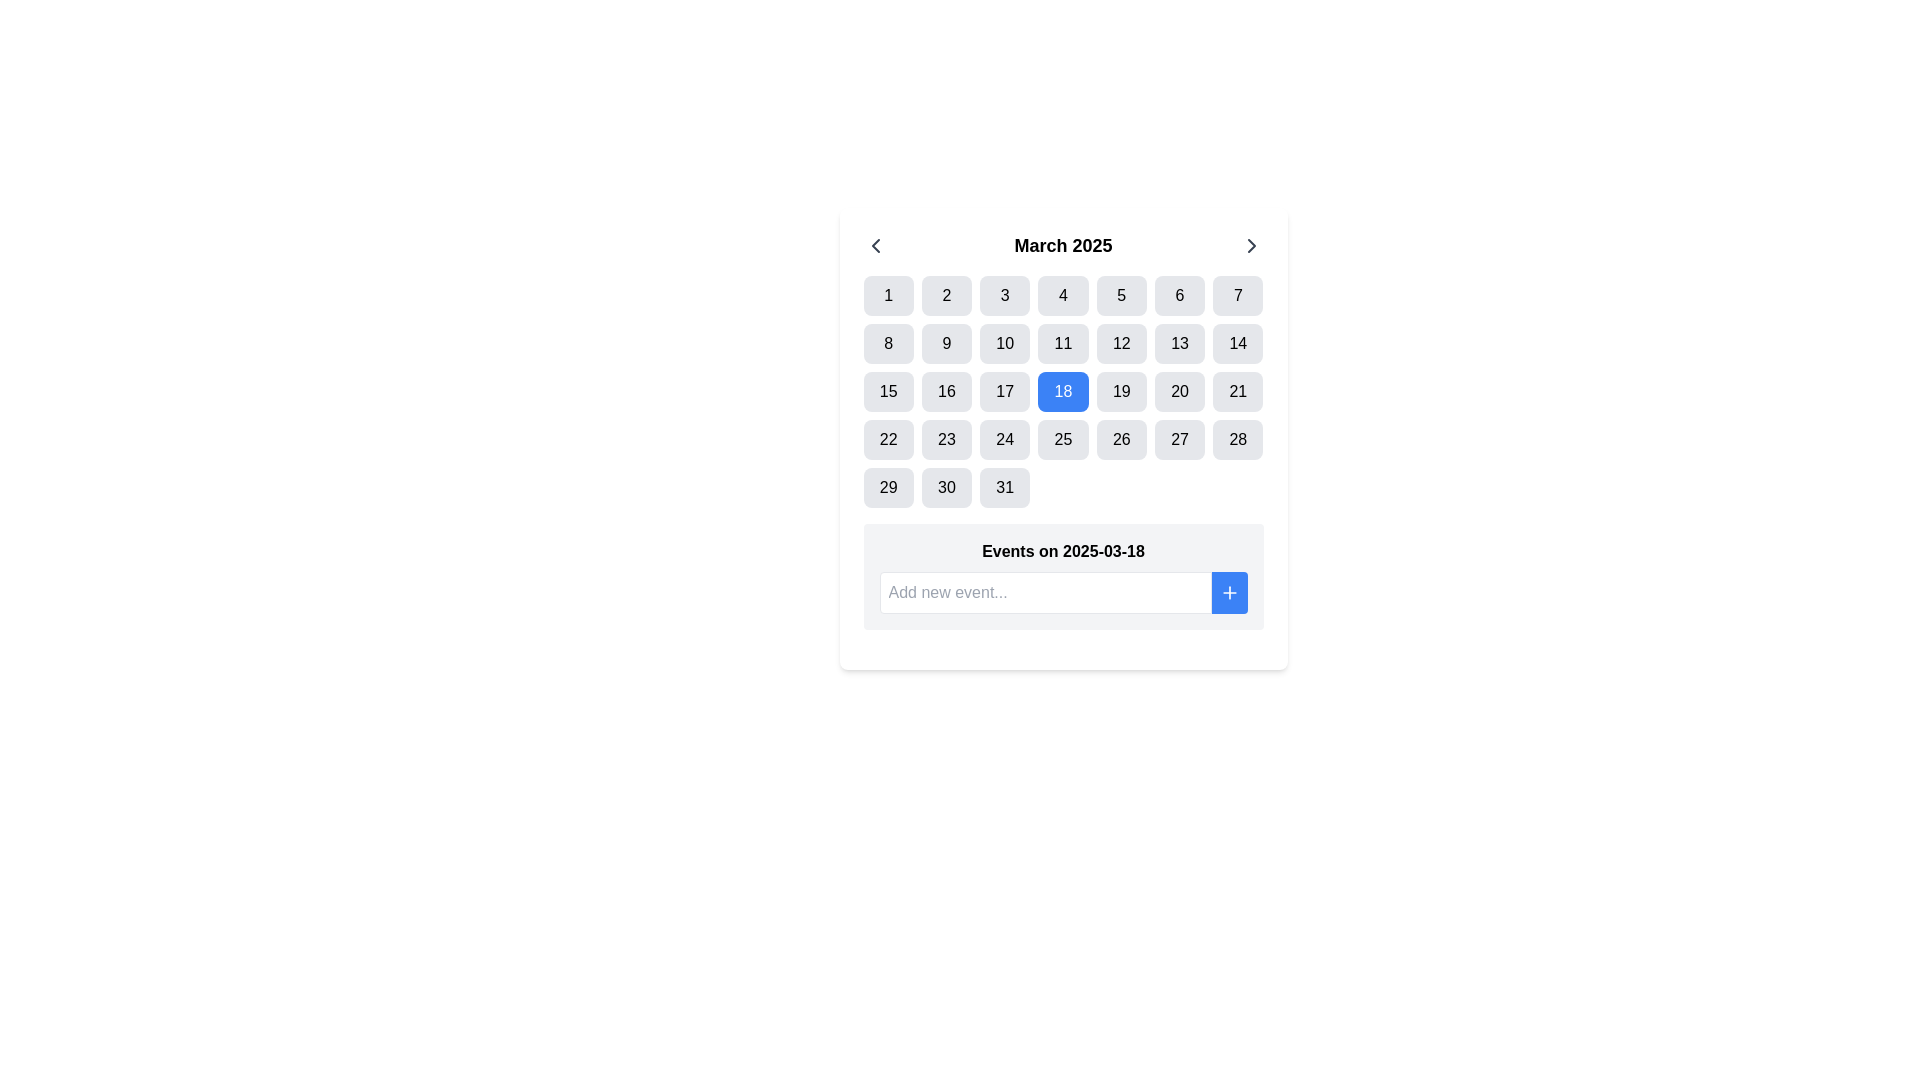 The image size is (1920, 1080). Describe the element at coordinates (1180, 392) in the screenshot. I see `the button representing the 20th day of the calendar` at that location.